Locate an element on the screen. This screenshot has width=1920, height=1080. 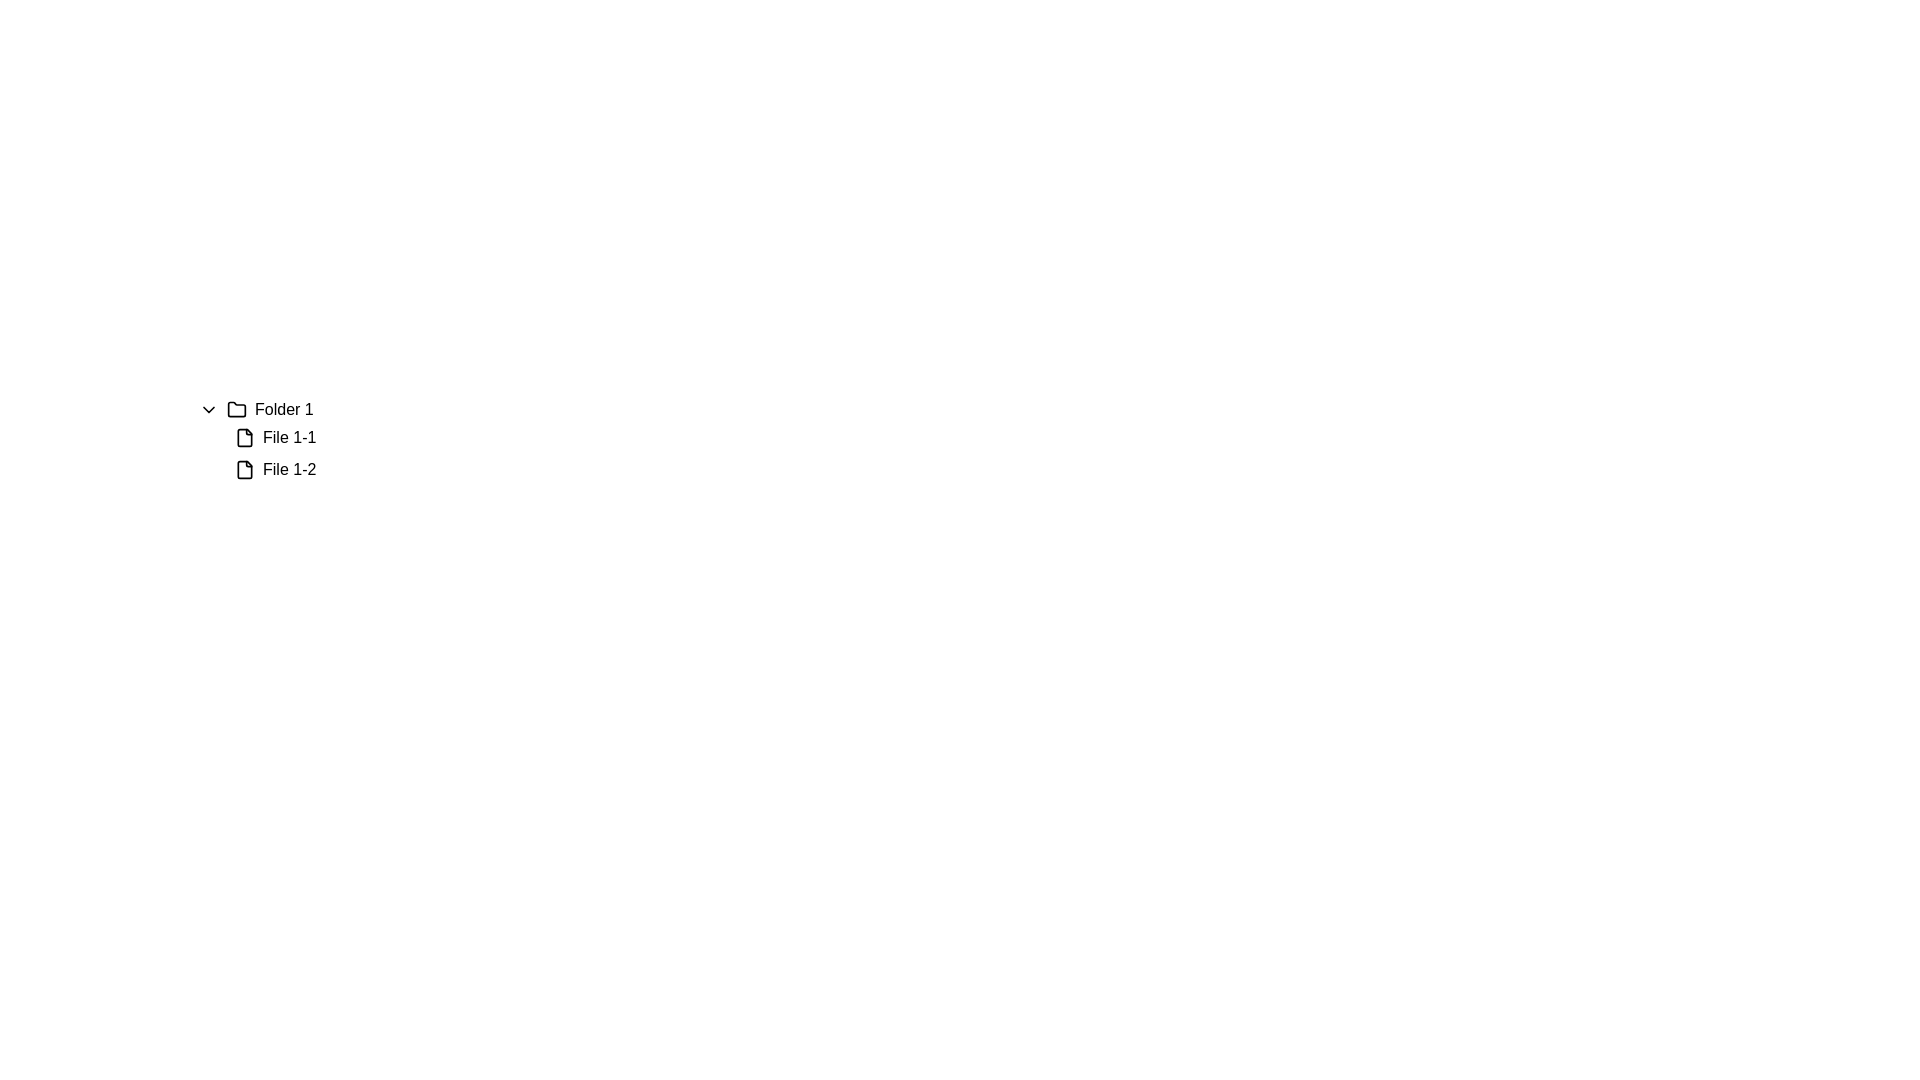
the folder icon located next to the text labeled 'Folder 1' is located at coordinates (236, 407).